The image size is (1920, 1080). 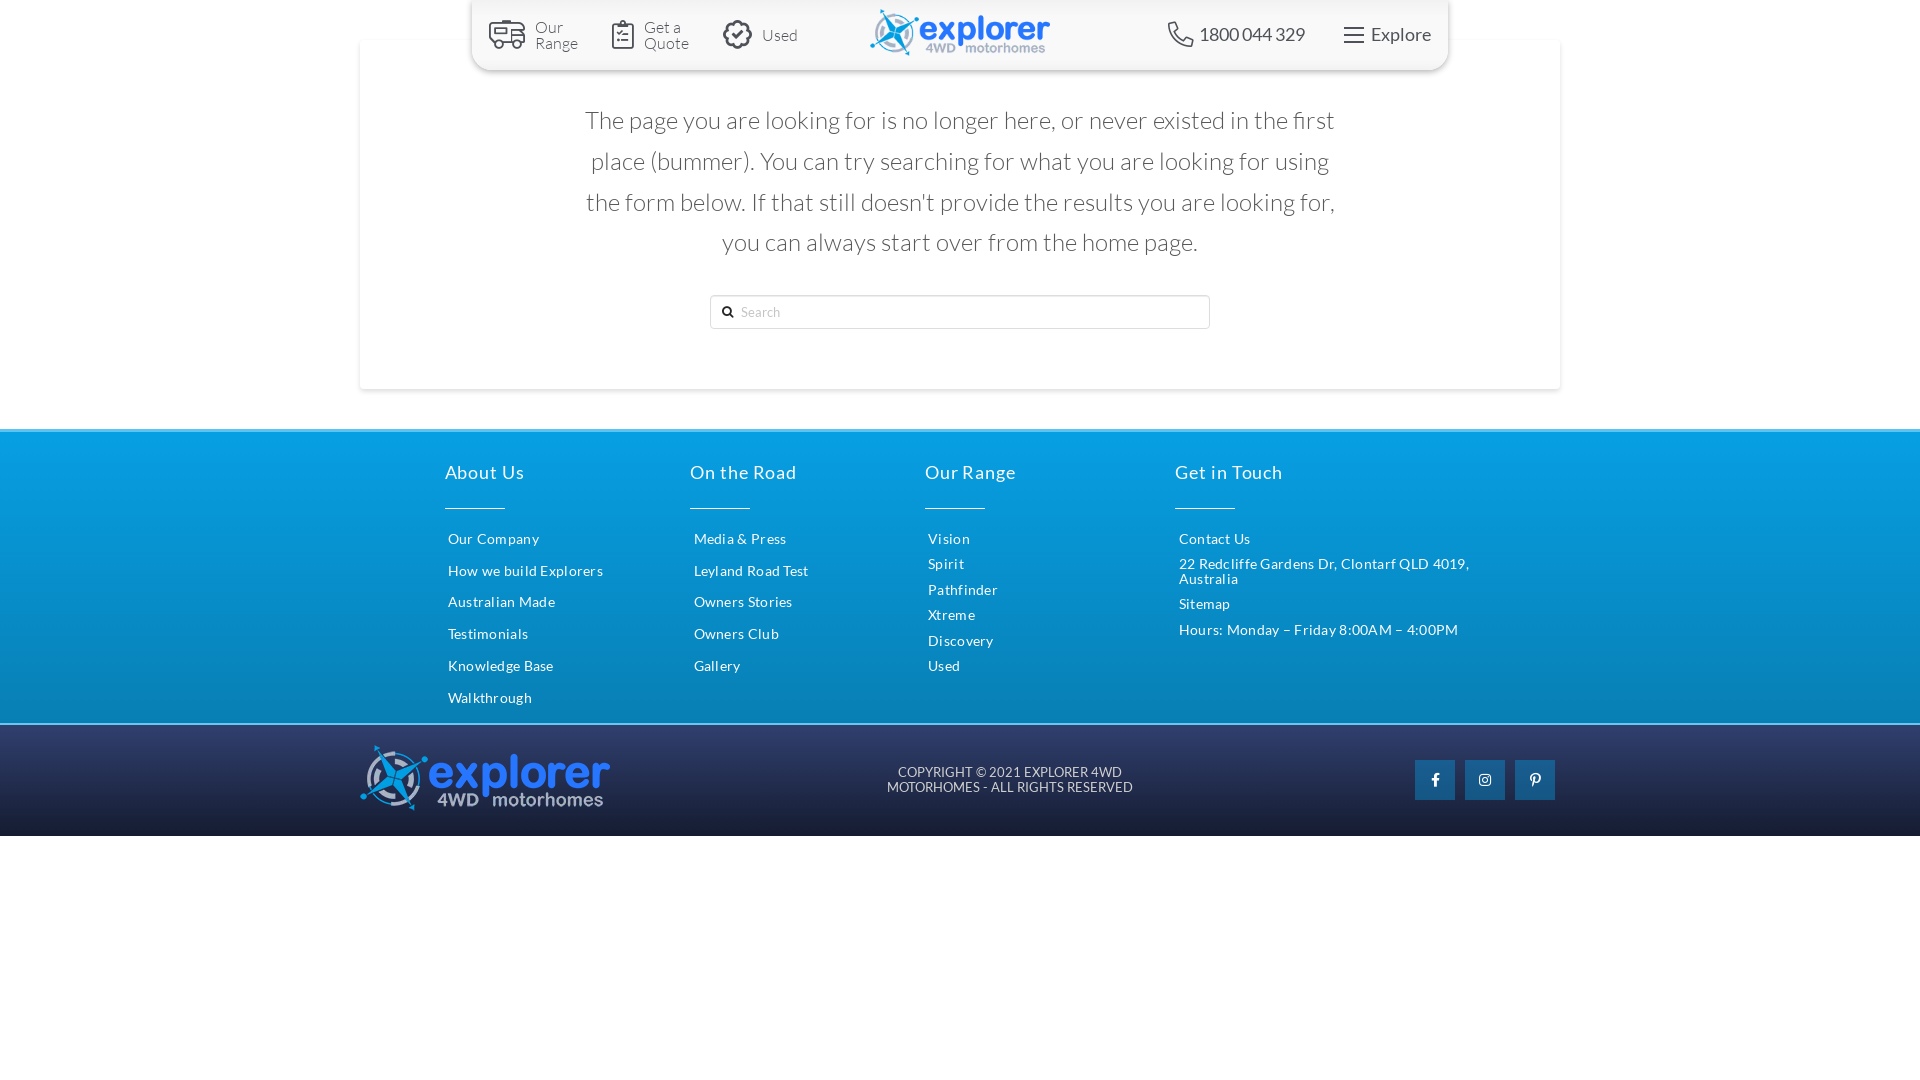 What do you see at coordinates (1236, 34) in the screenshot?
I see `'1800 044 329'` at bounding box center [1236, 34].